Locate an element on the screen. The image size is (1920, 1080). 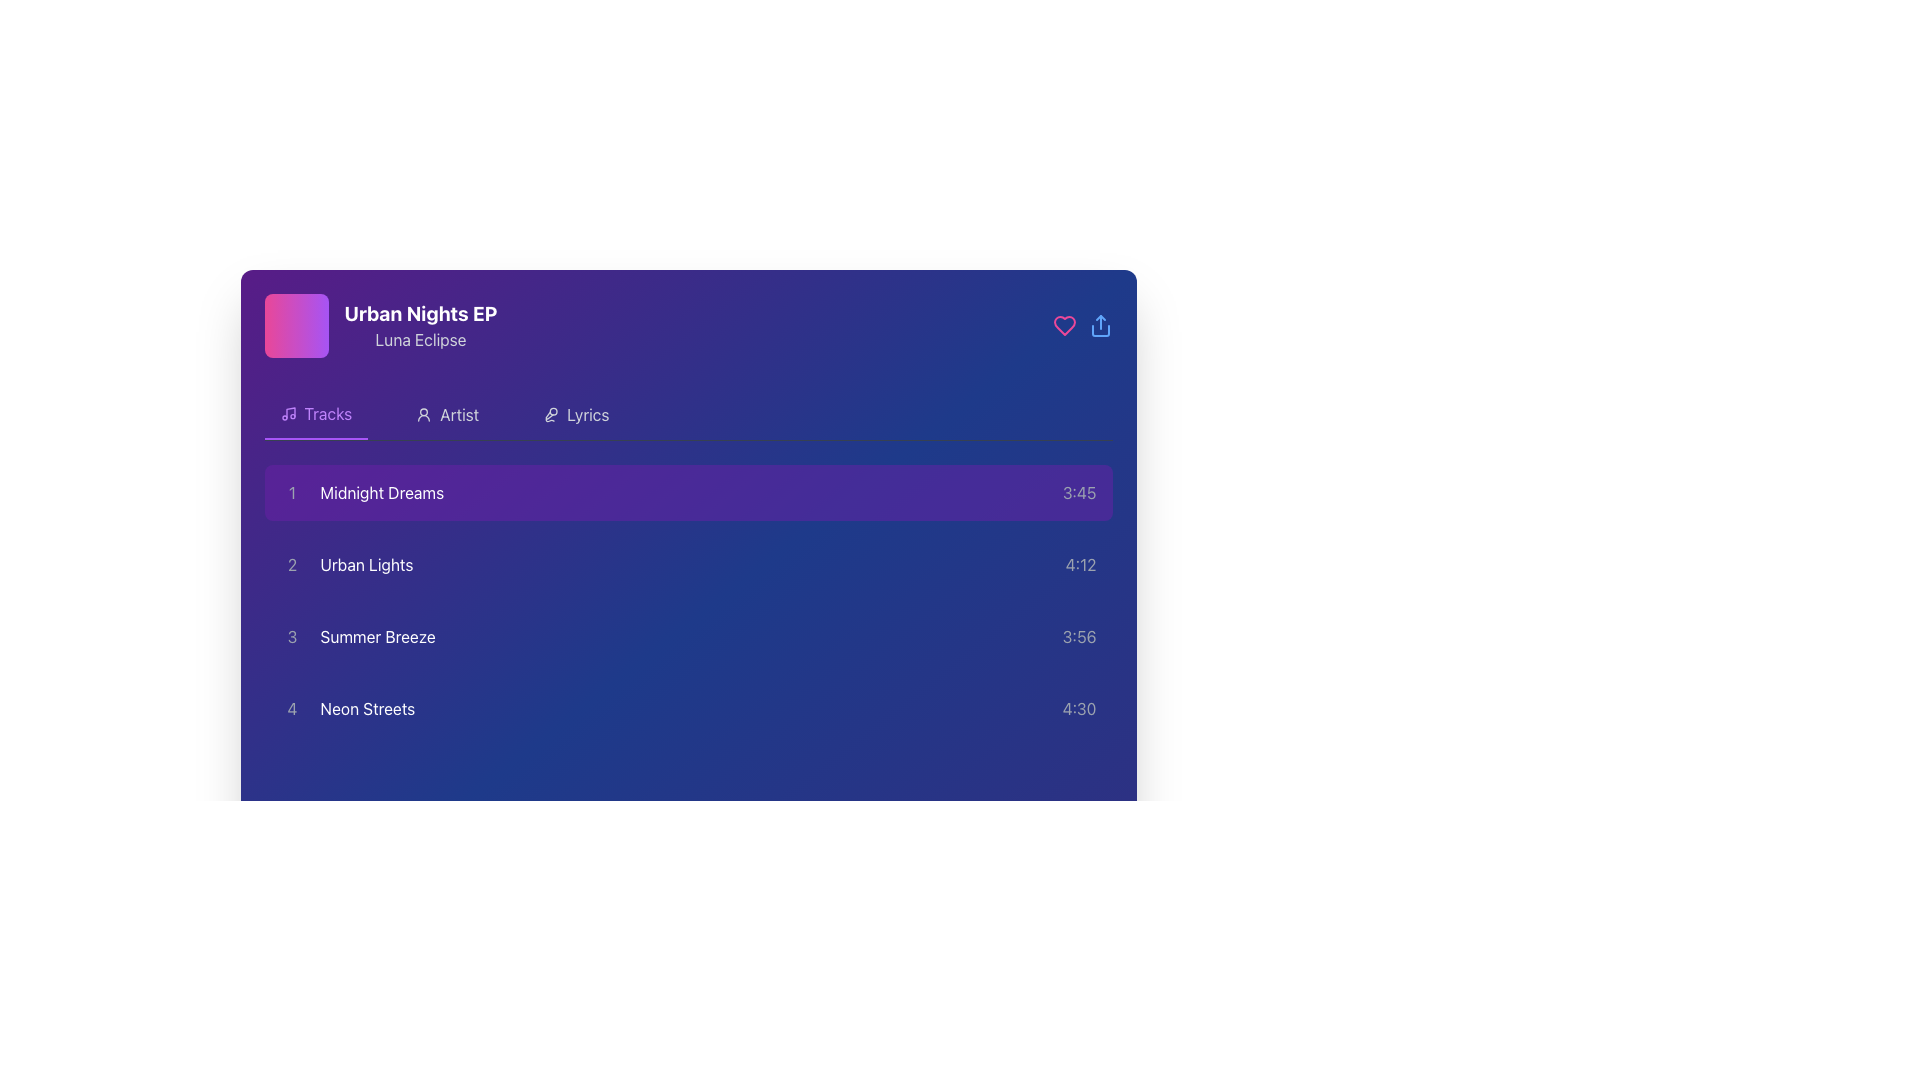
the 'Tracks' navigation button at the top of the main content section to possibly reveal a tooltip or change its style is located at coordinates (315, 414).